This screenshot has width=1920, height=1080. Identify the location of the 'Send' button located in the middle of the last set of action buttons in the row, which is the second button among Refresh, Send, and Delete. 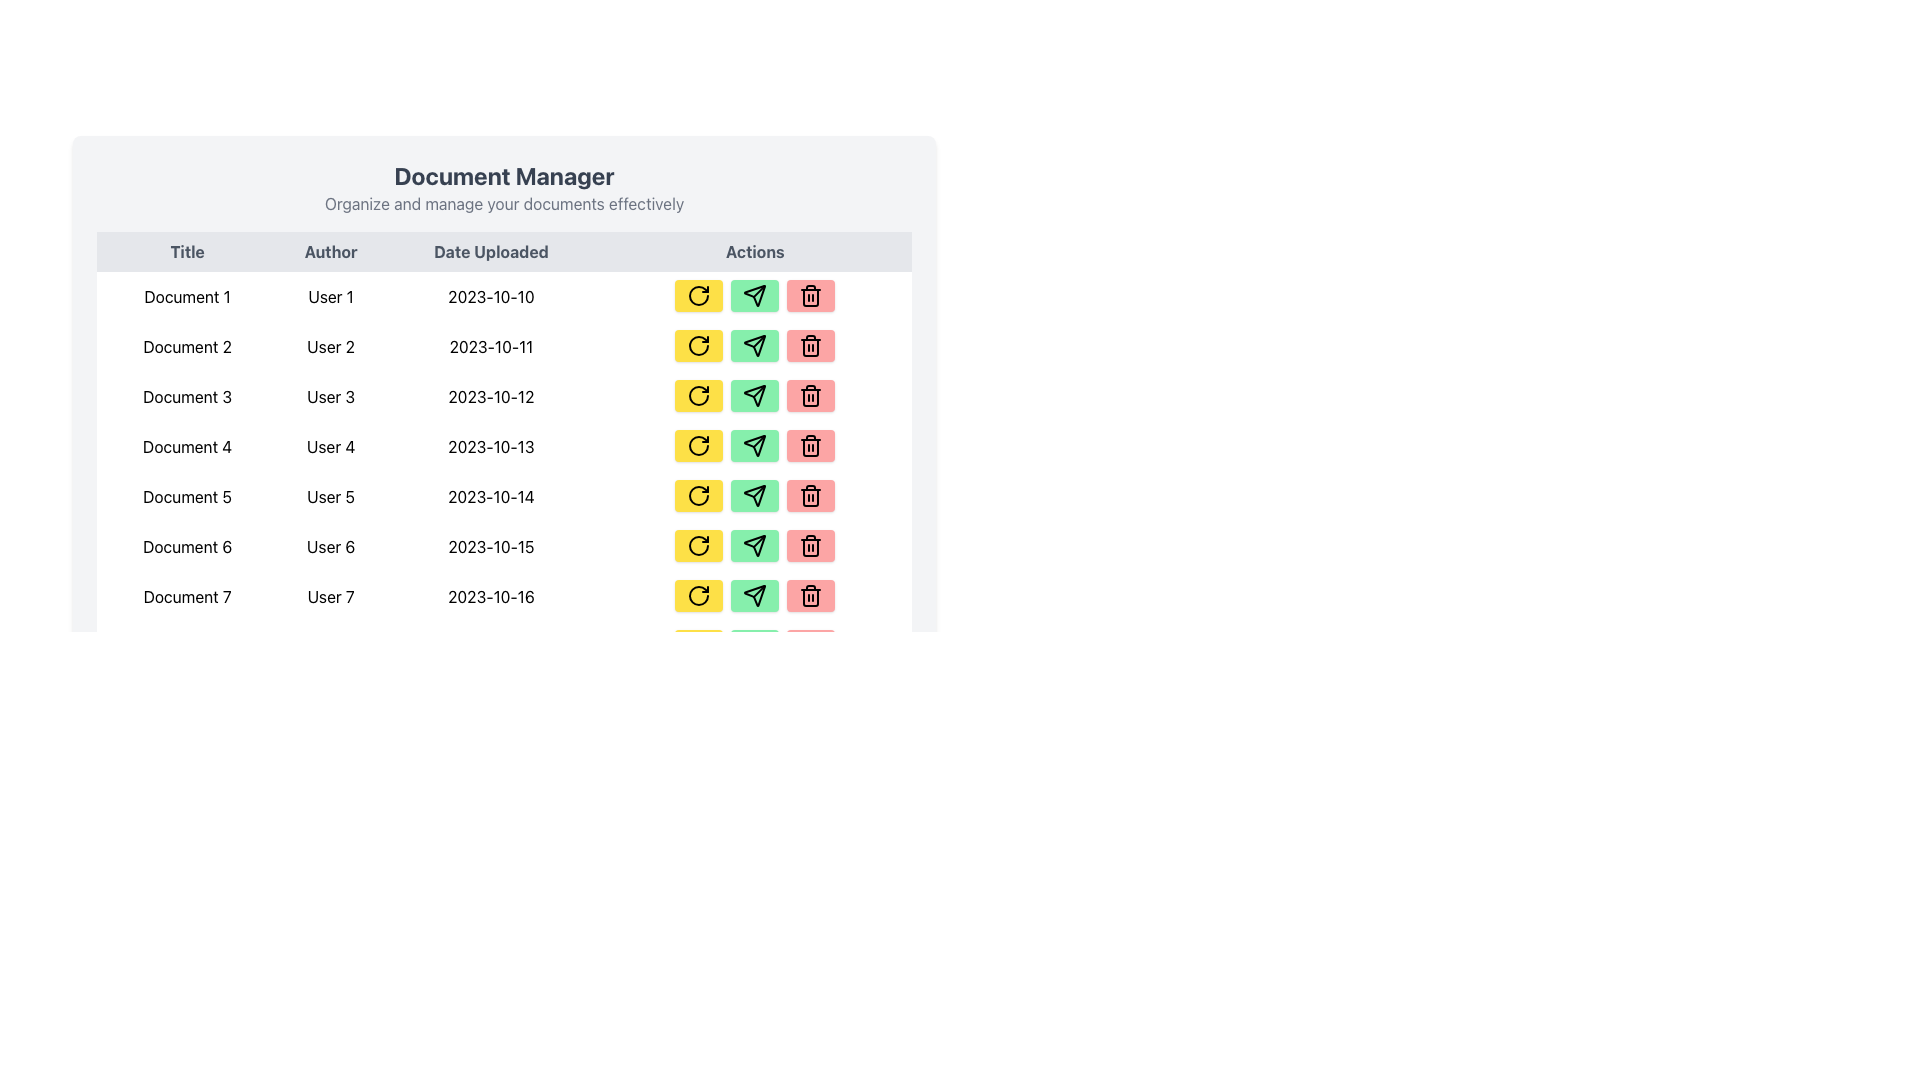
(754, 745).